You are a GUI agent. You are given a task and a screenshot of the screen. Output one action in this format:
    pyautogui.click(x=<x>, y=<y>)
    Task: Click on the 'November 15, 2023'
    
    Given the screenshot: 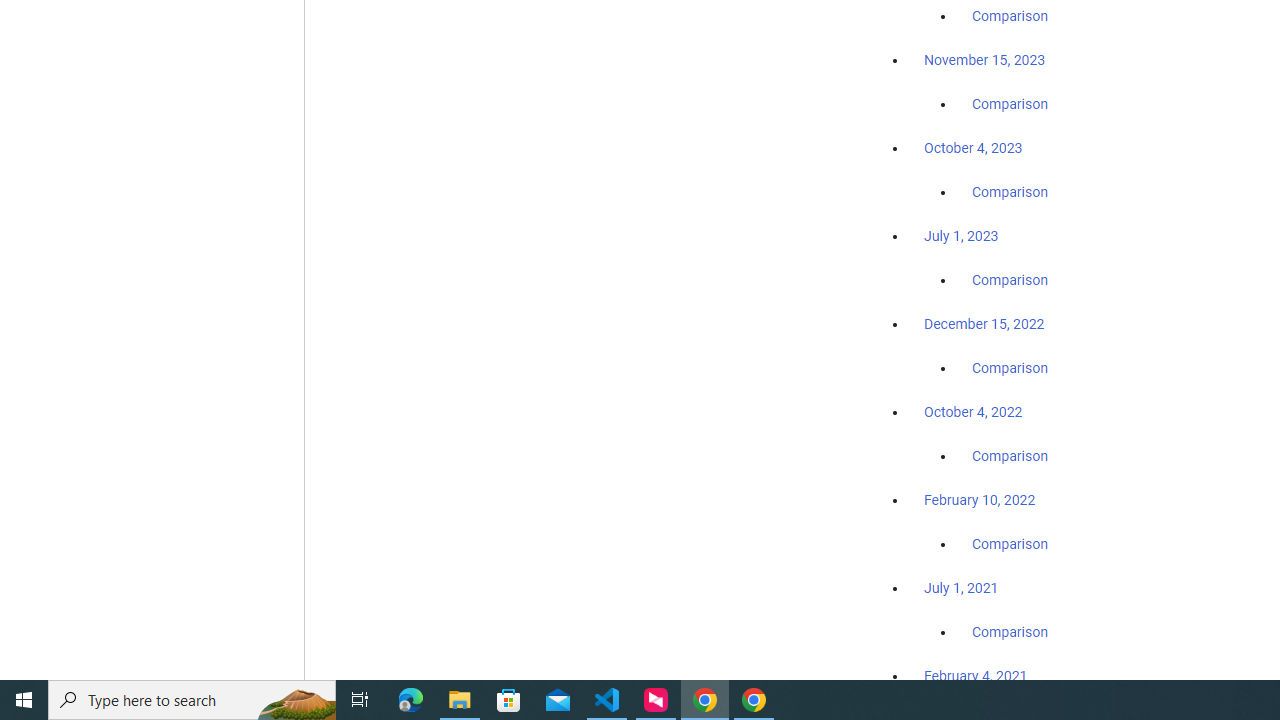 What is the action you would take?
    pyautogui.click(x=984, y=59)
    